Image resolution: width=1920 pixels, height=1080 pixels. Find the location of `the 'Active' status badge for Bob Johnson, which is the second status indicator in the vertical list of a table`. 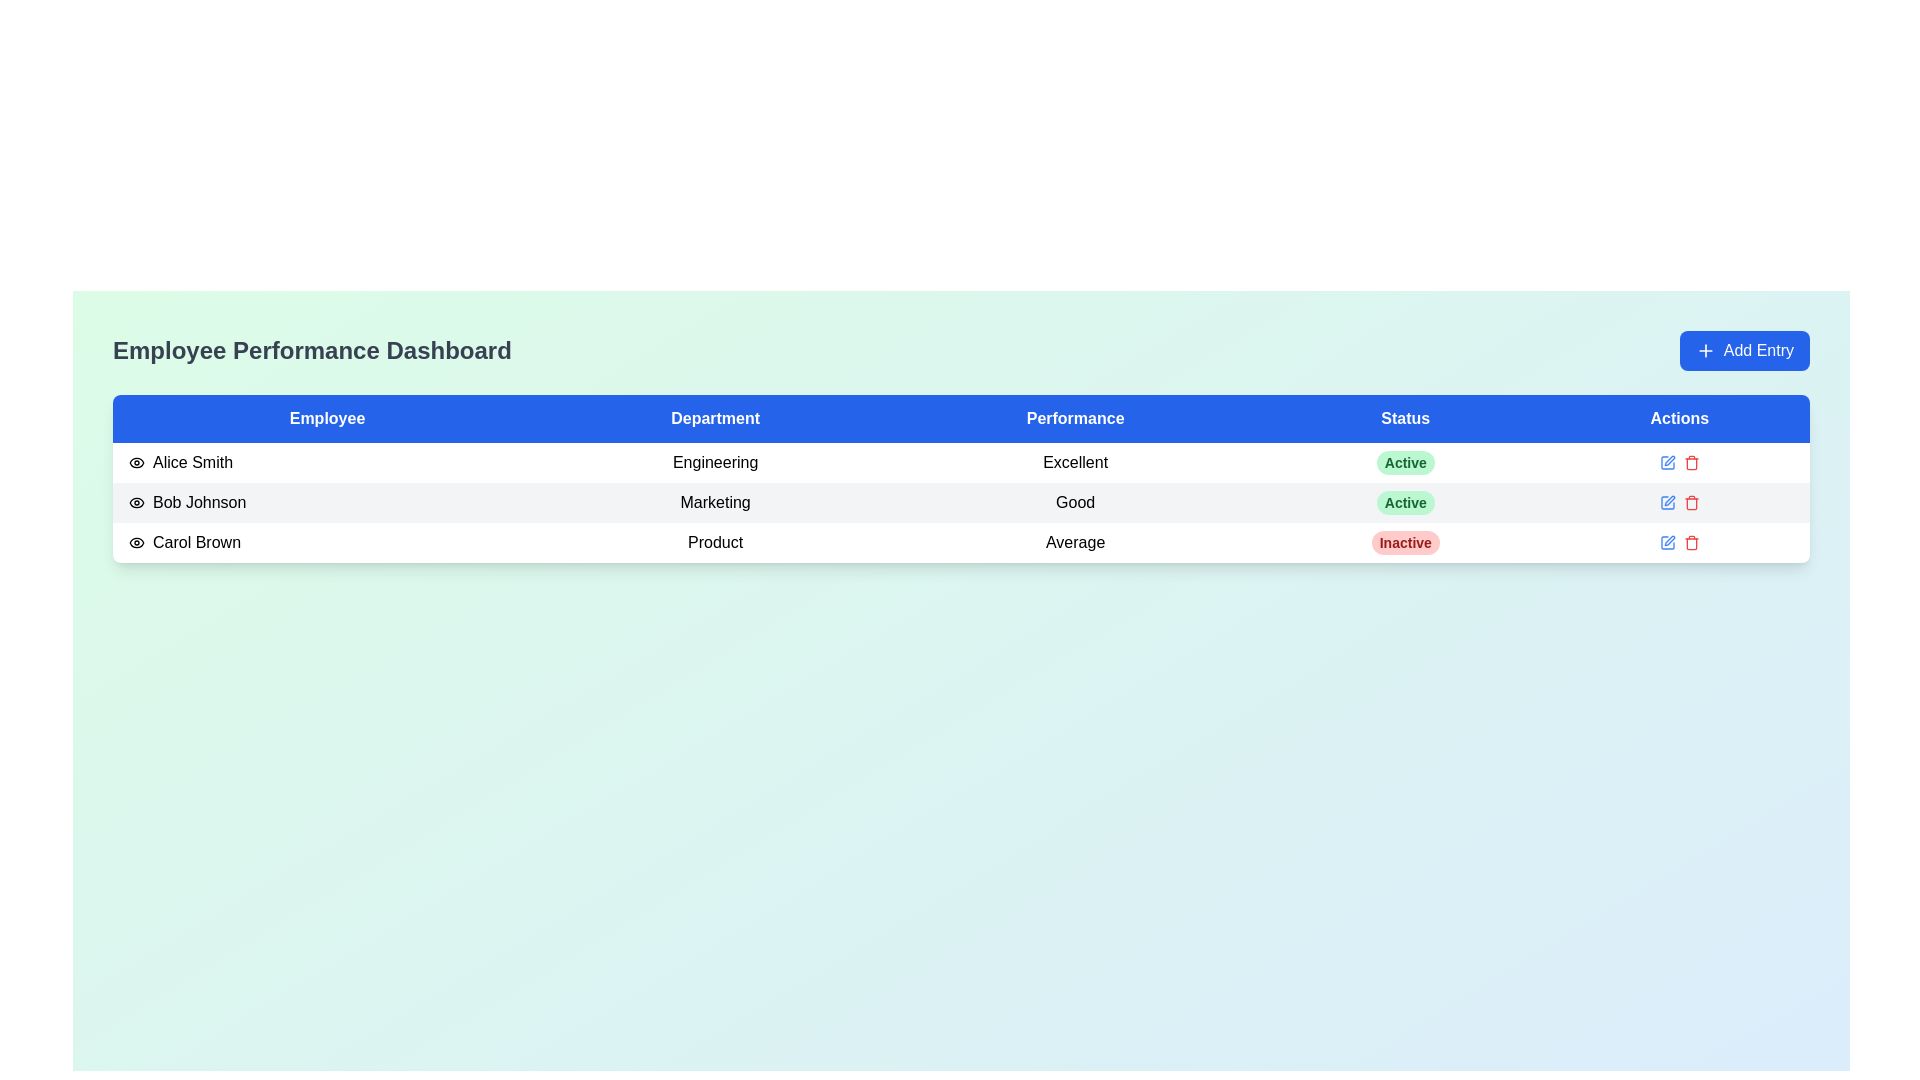

the 'Active' status badge for Bob Johnson, which is the second status indicator in the vertical list of a table is located at coordinates (1404, 501).